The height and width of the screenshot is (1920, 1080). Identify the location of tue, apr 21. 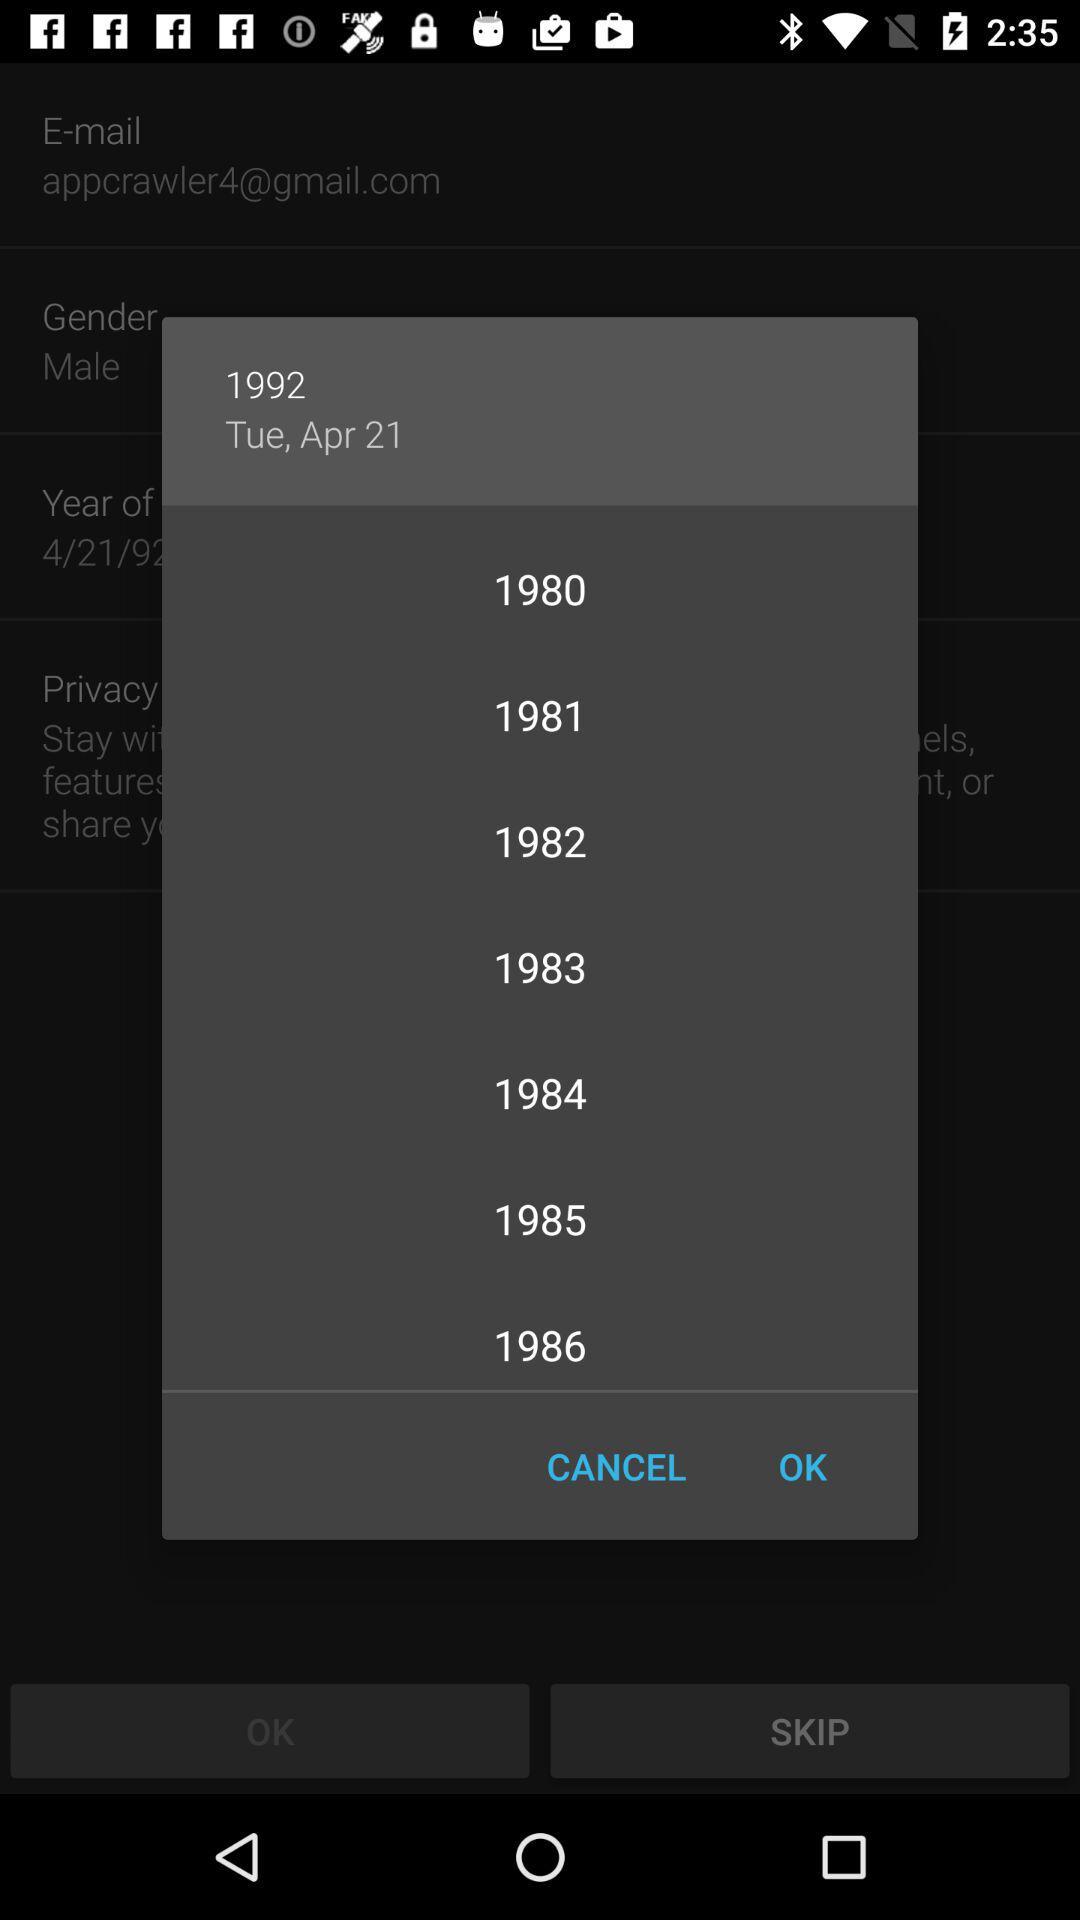
(315, 432).